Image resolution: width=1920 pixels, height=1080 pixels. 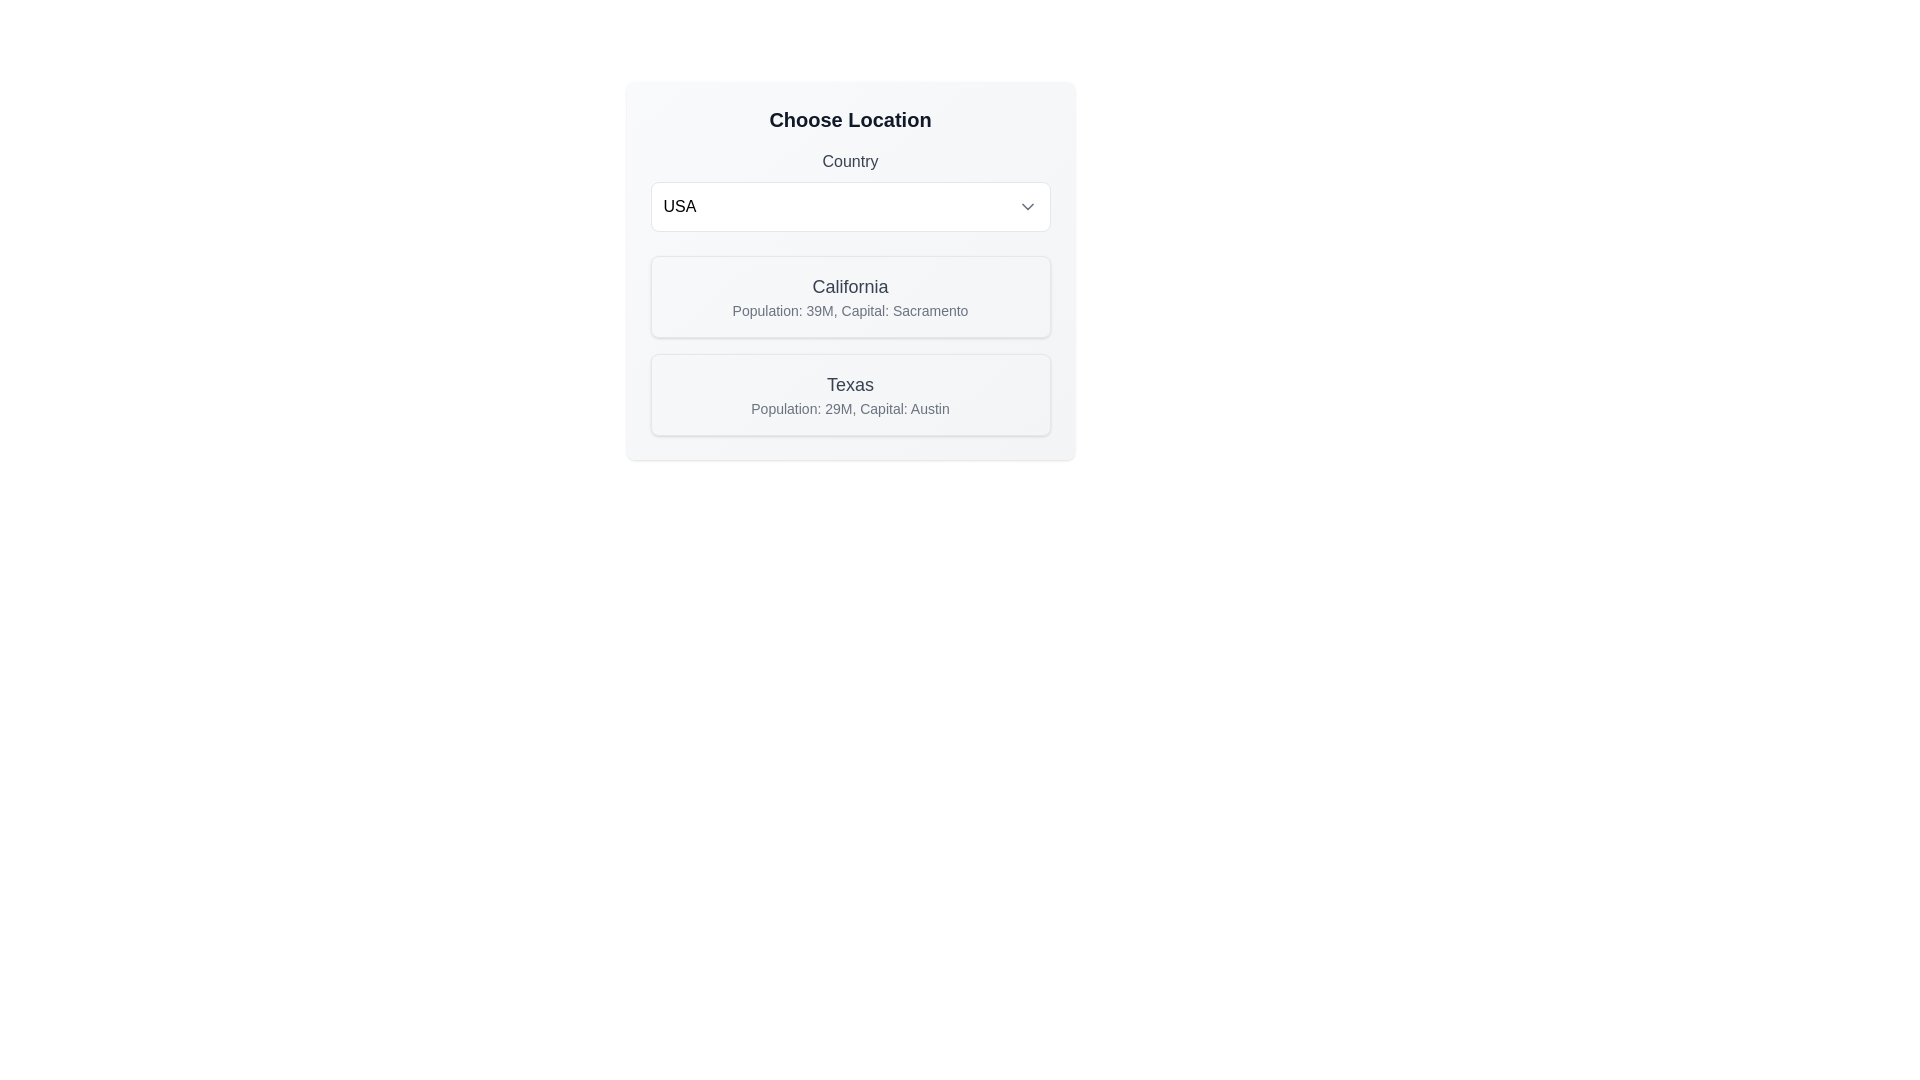 What do you see at coordinates (850, 385) in the screenshot?
I see `the 'Texas' text label, which serves as an identifier within the card` at bounding box center [850, 385].